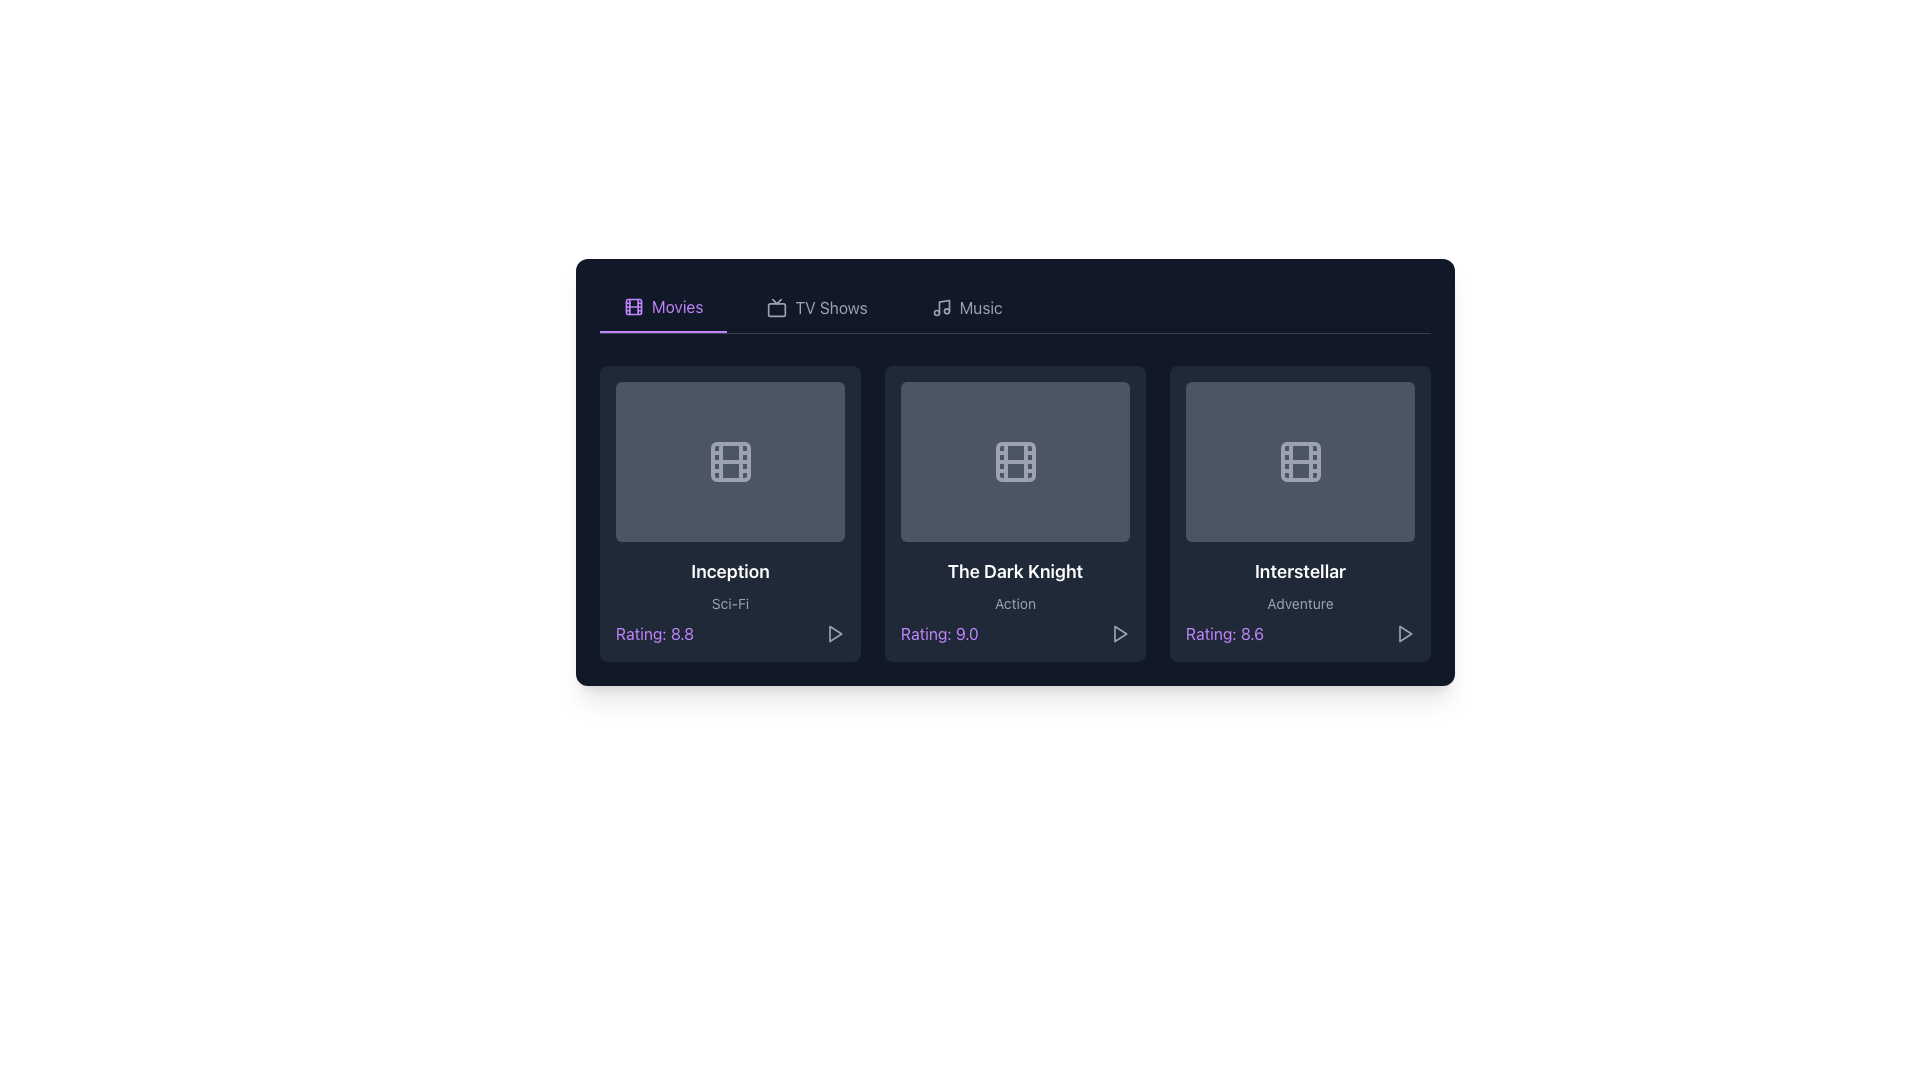 This screenshot has width=1920, height=1080. Describe the element at coordinates (967, 308) in the screenshot. I see `the 'Music' navigation tab, which is the third tab in the navigation bar` at that location.